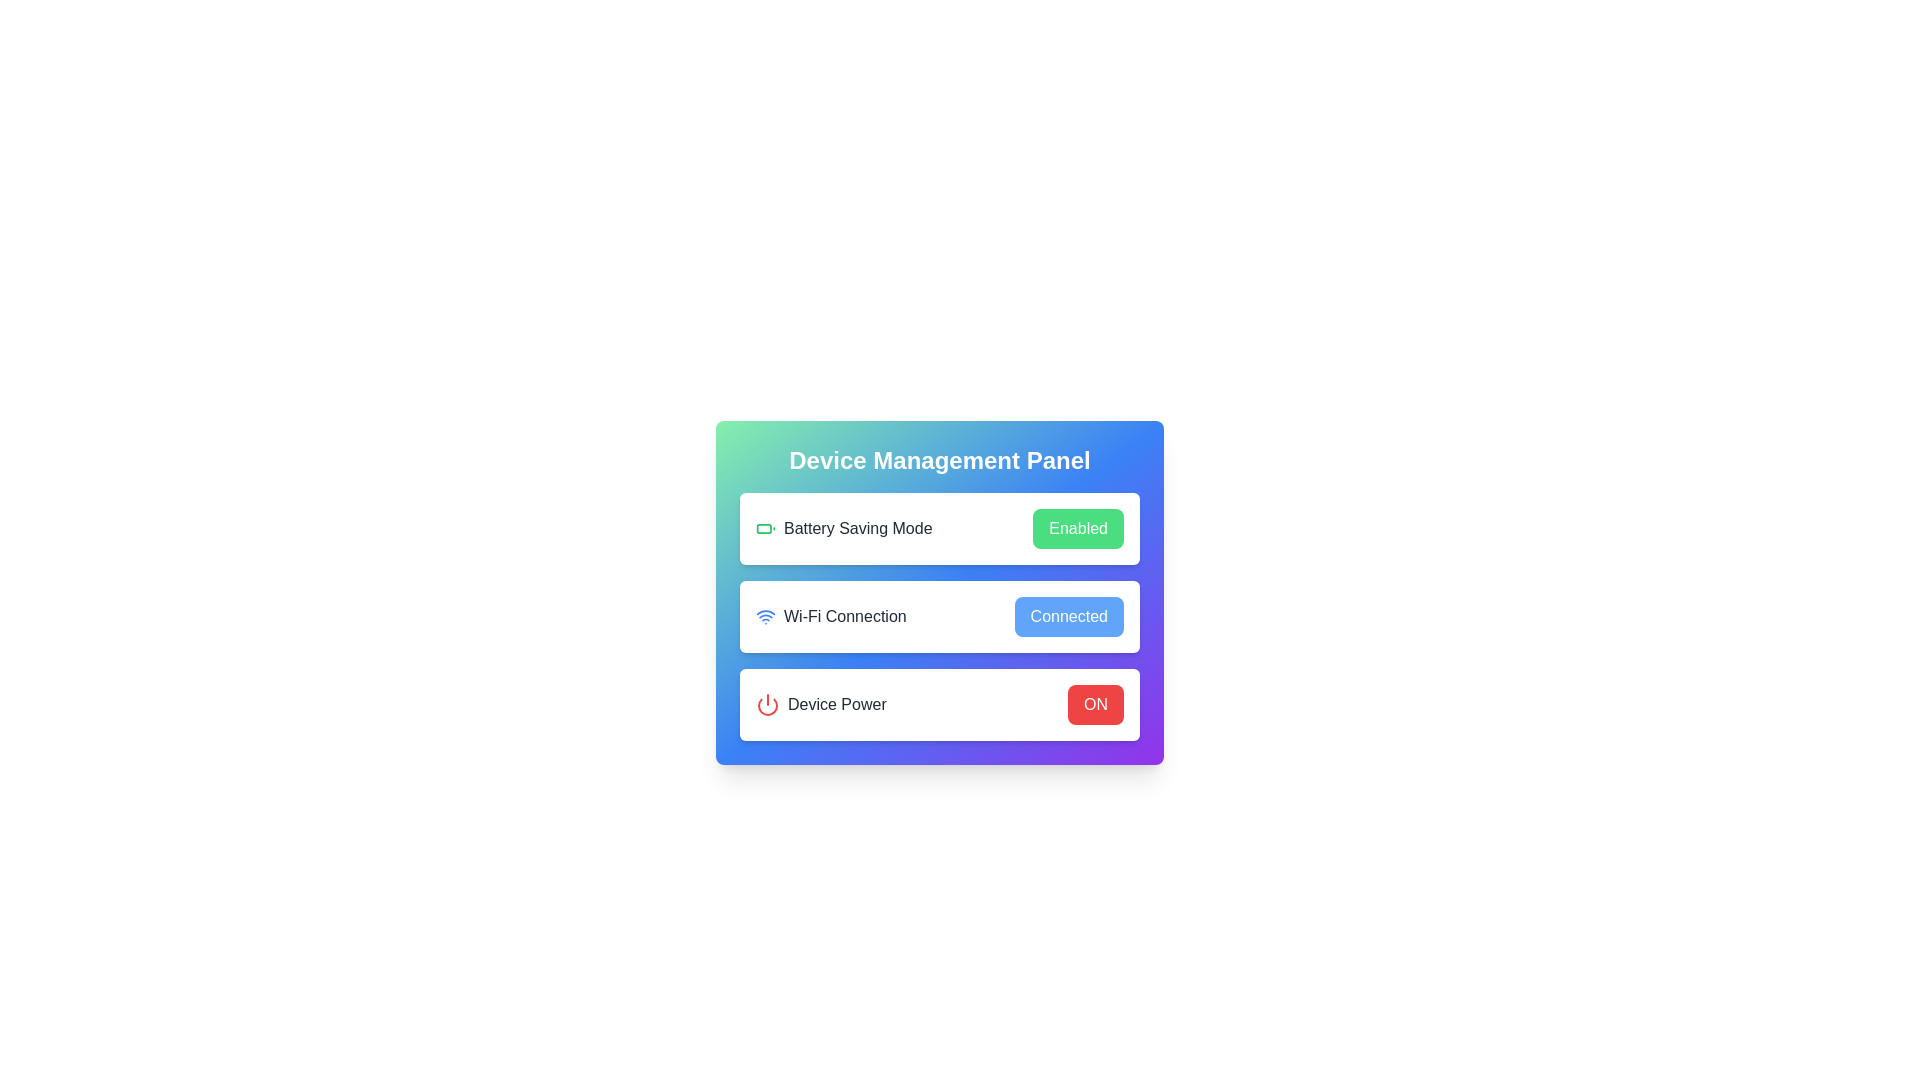 The height and width of the screenshot is (1080, 1920). Describe the element at coordinates (765, 616) in the screenshot. I see `the blue Wi-Fi symbol icon located at the top-left corner of the 'Wi-Fi Connection' section, immediately preceding the textual label` at that location.